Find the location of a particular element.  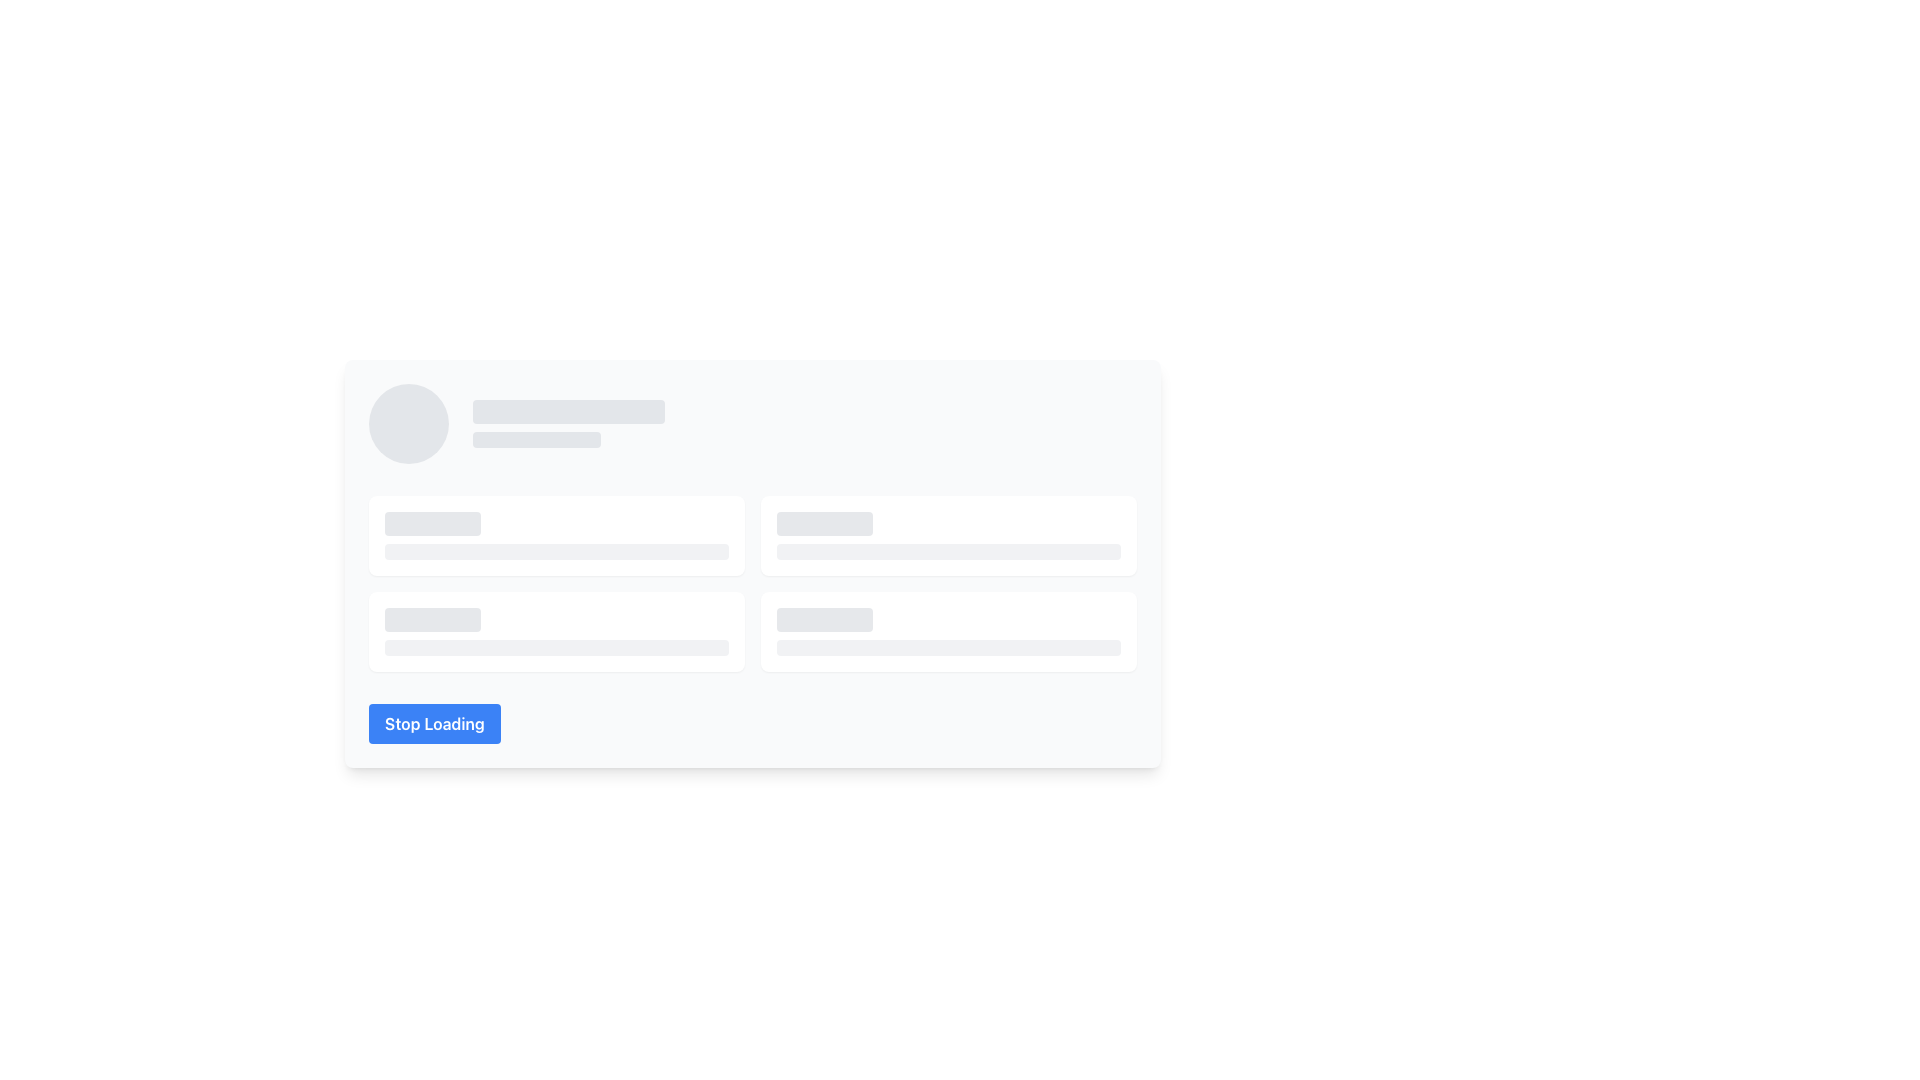

the loading placeholder element located within a white card, positioned below a shorter sibling placeholder, indicating where textual content will be displayed once loading is complete is located at coordinates (556, 648).